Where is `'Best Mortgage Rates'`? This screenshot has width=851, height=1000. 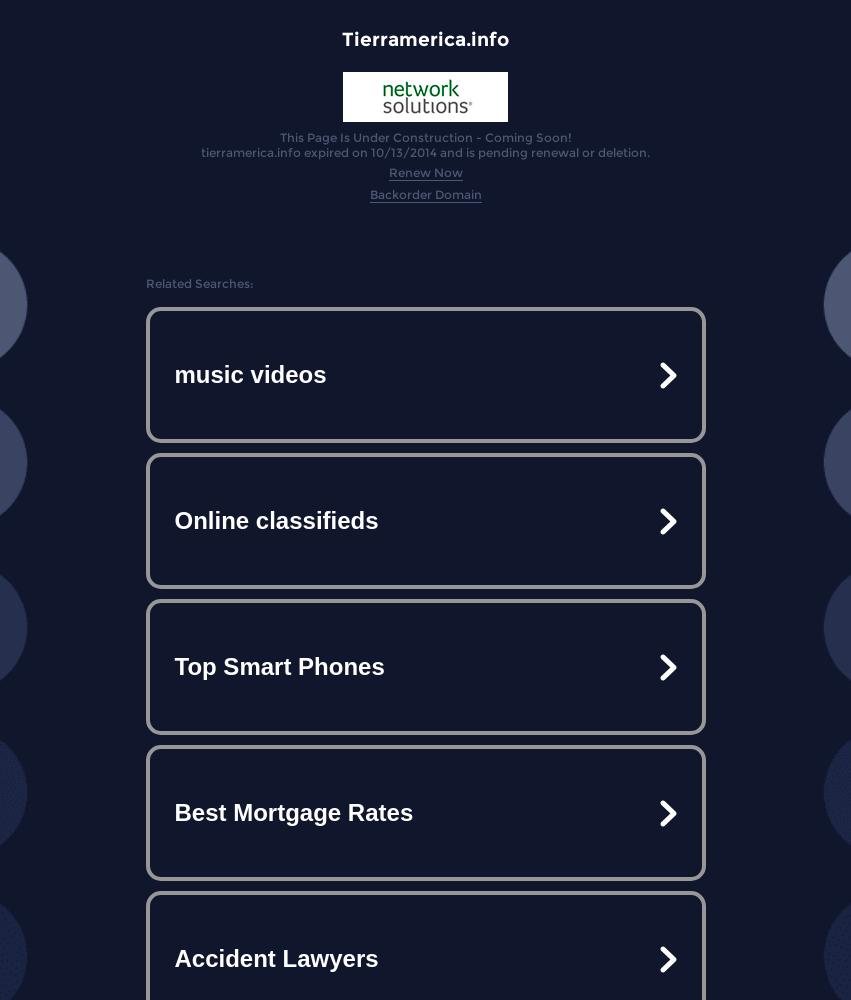 'Best Mortgage Rates' is located at coordinates (293, 812).